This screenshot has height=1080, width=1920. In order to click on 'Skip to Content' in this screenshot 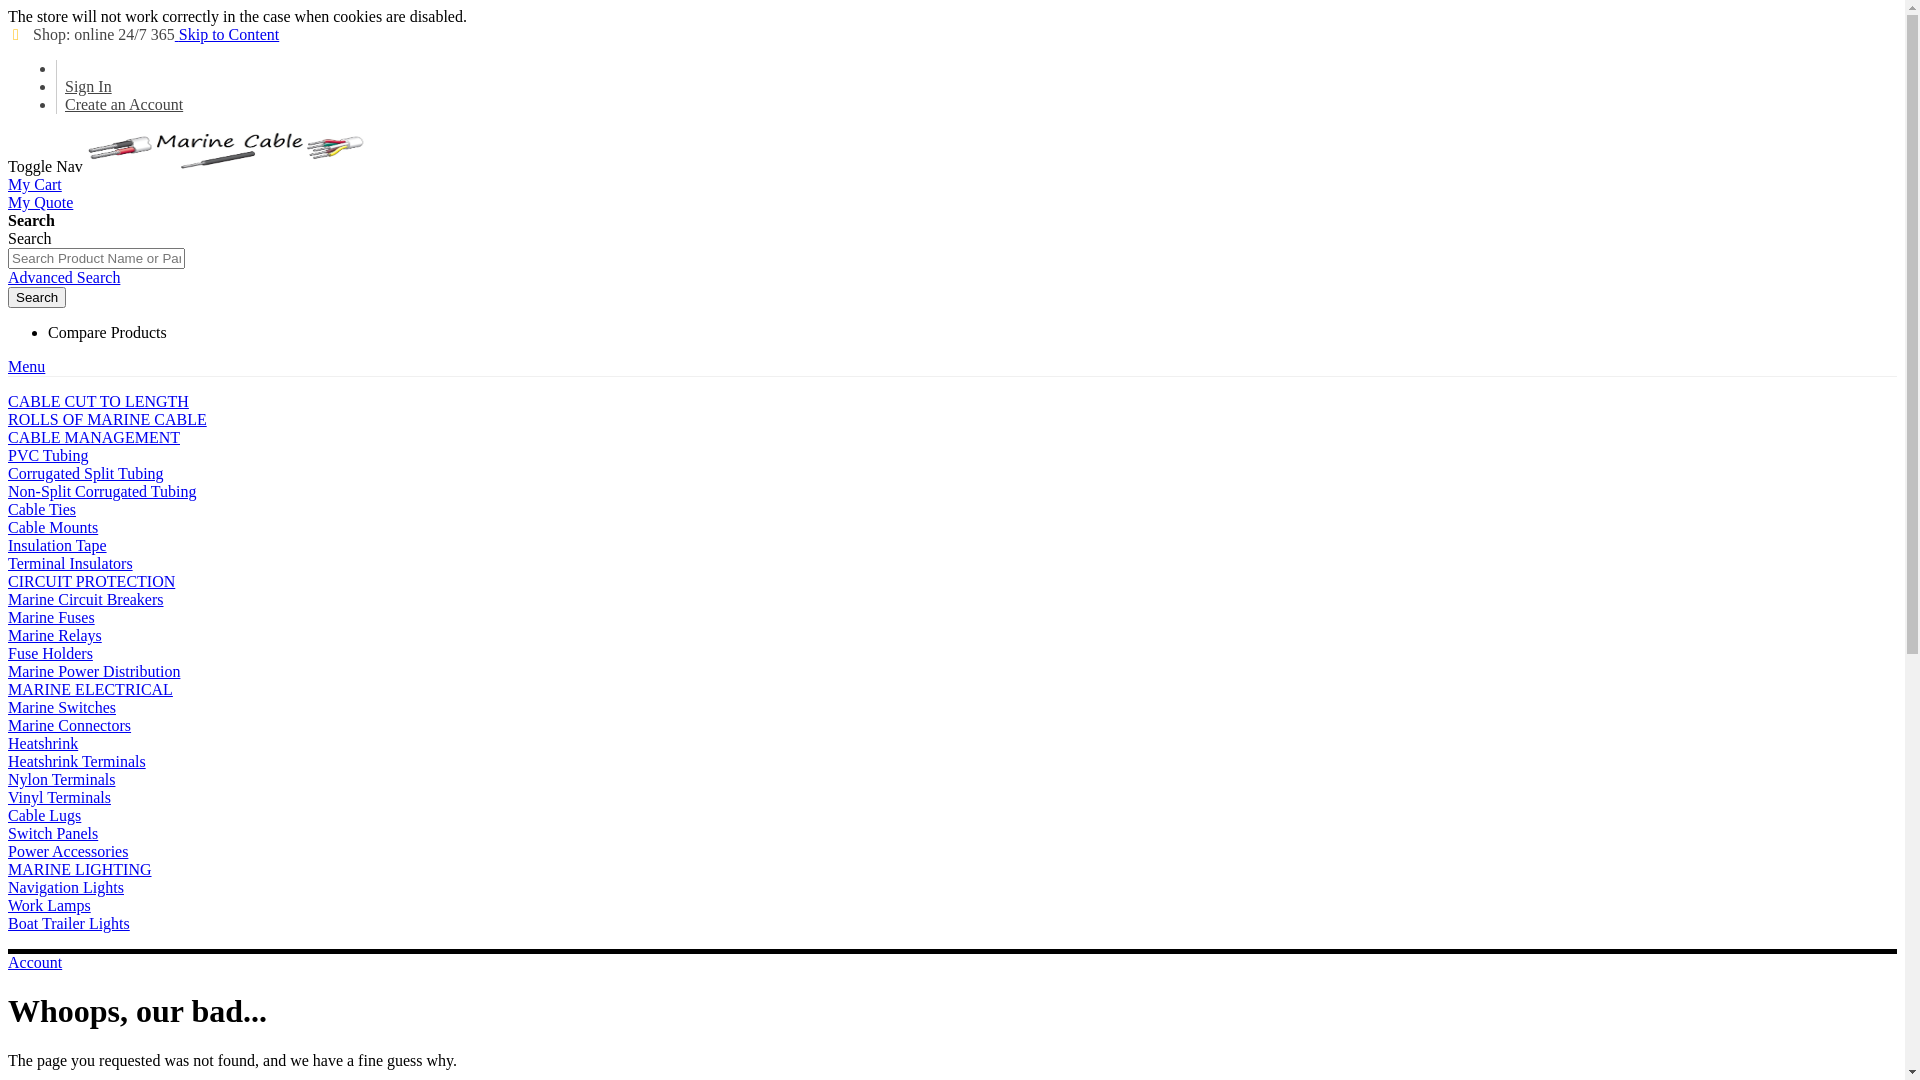, I will do `click(226, 34)`.